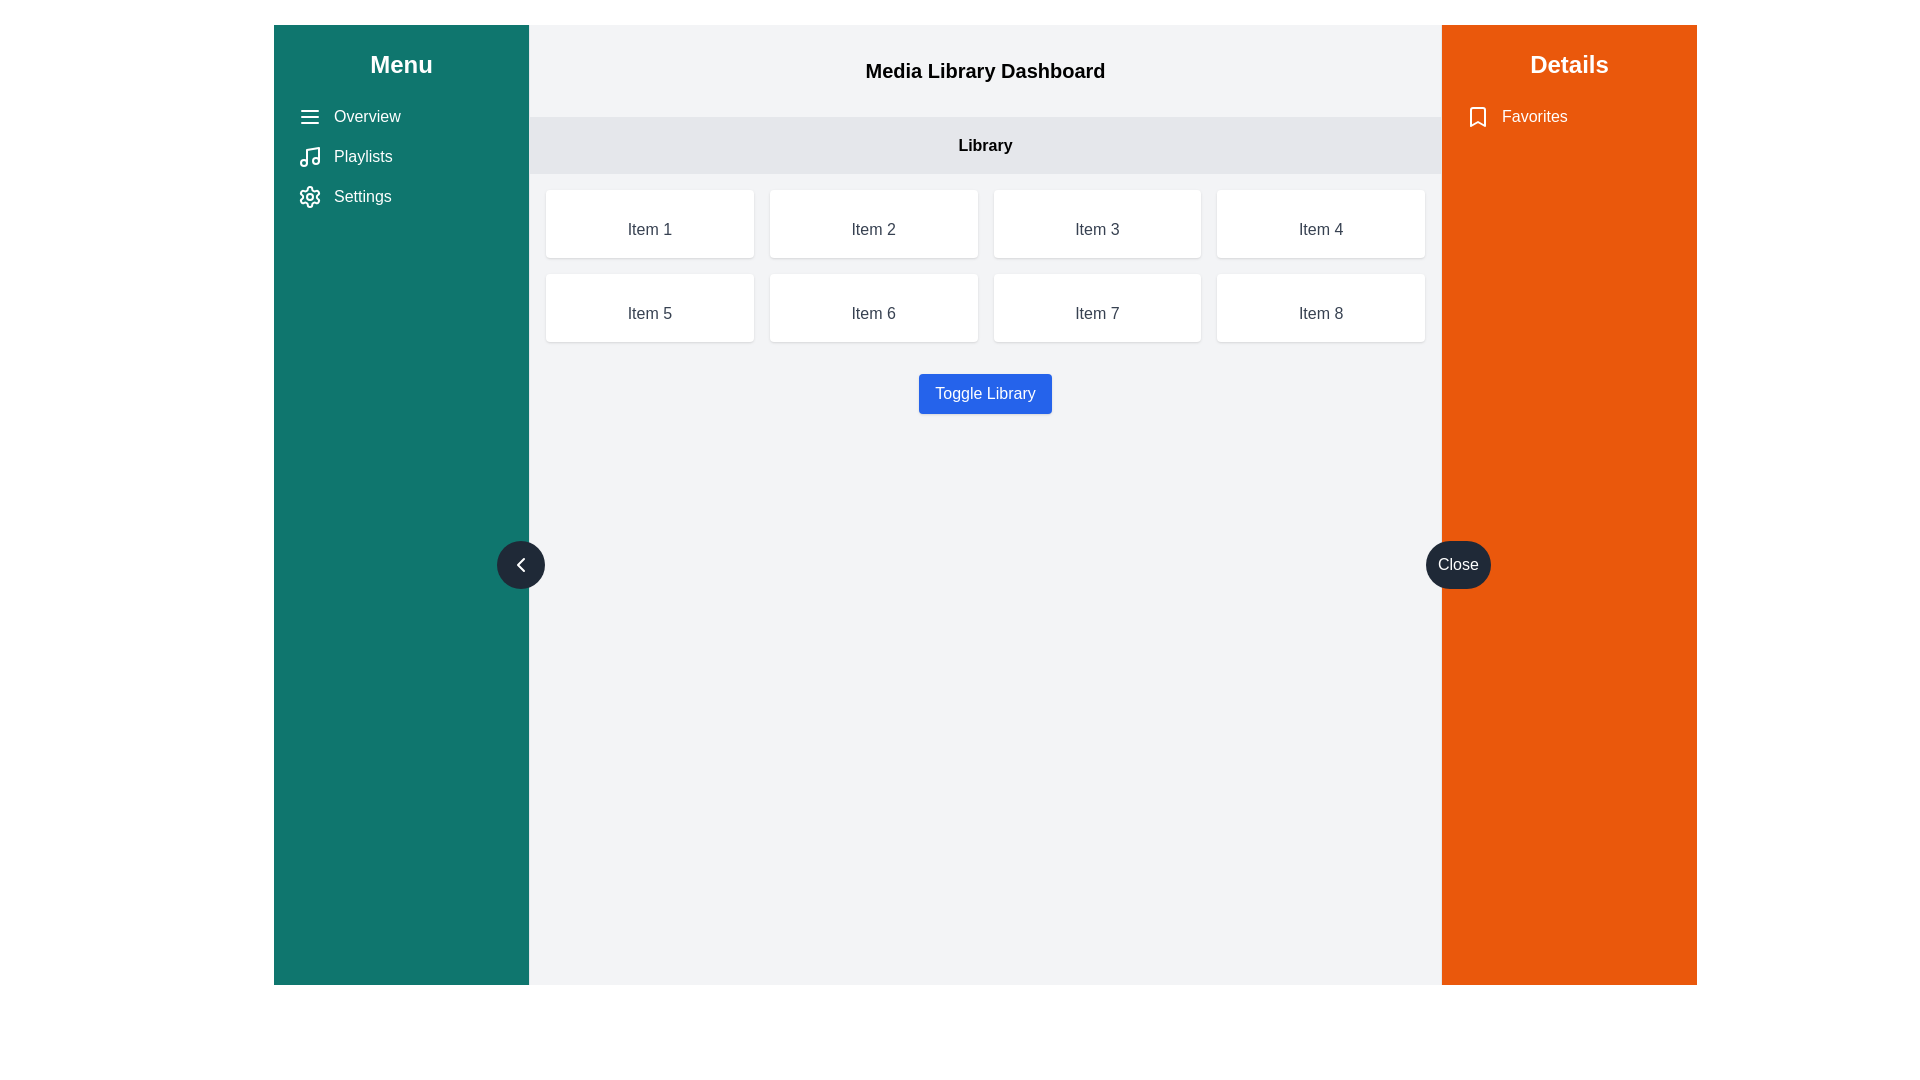  I want to click on the left-facing chevron icon with a white stroke on a dark circular background located in the sidebar to collapse or expand the sidebar, so click(521, 564).